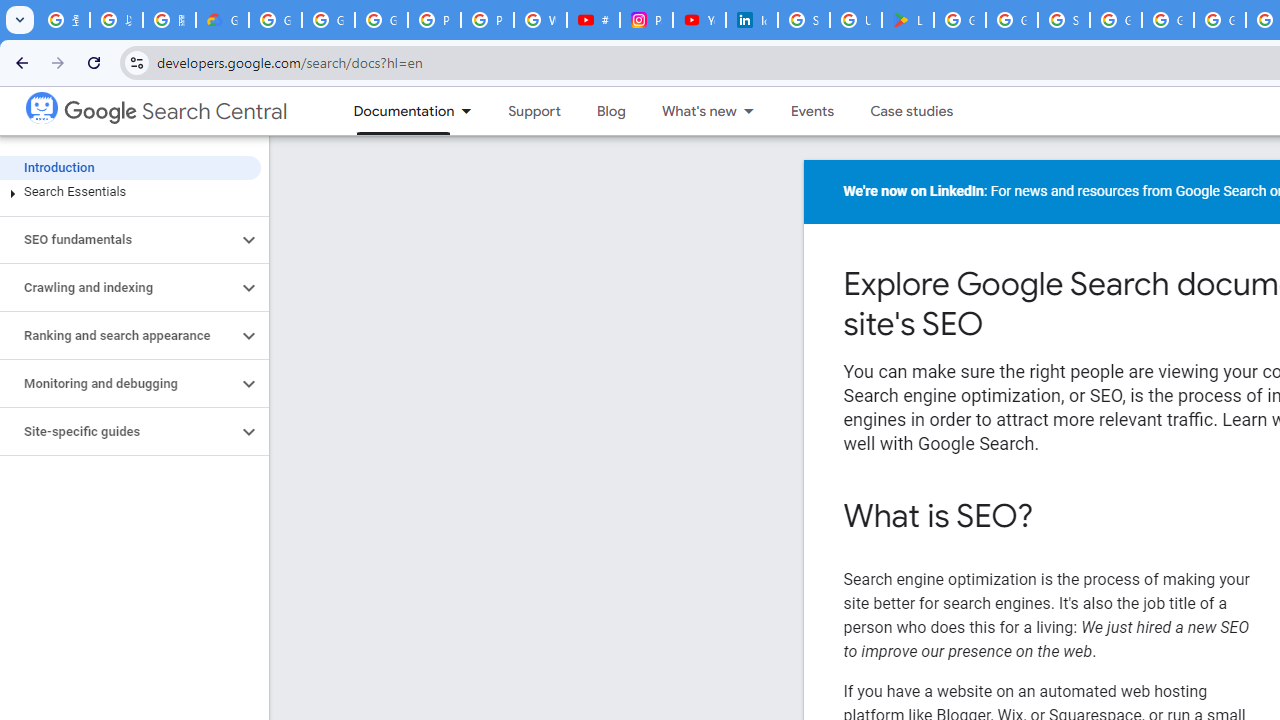 This screenshot has height=720, width=1280. I want to click on 'SEO fundamentals', so click(117, 239).